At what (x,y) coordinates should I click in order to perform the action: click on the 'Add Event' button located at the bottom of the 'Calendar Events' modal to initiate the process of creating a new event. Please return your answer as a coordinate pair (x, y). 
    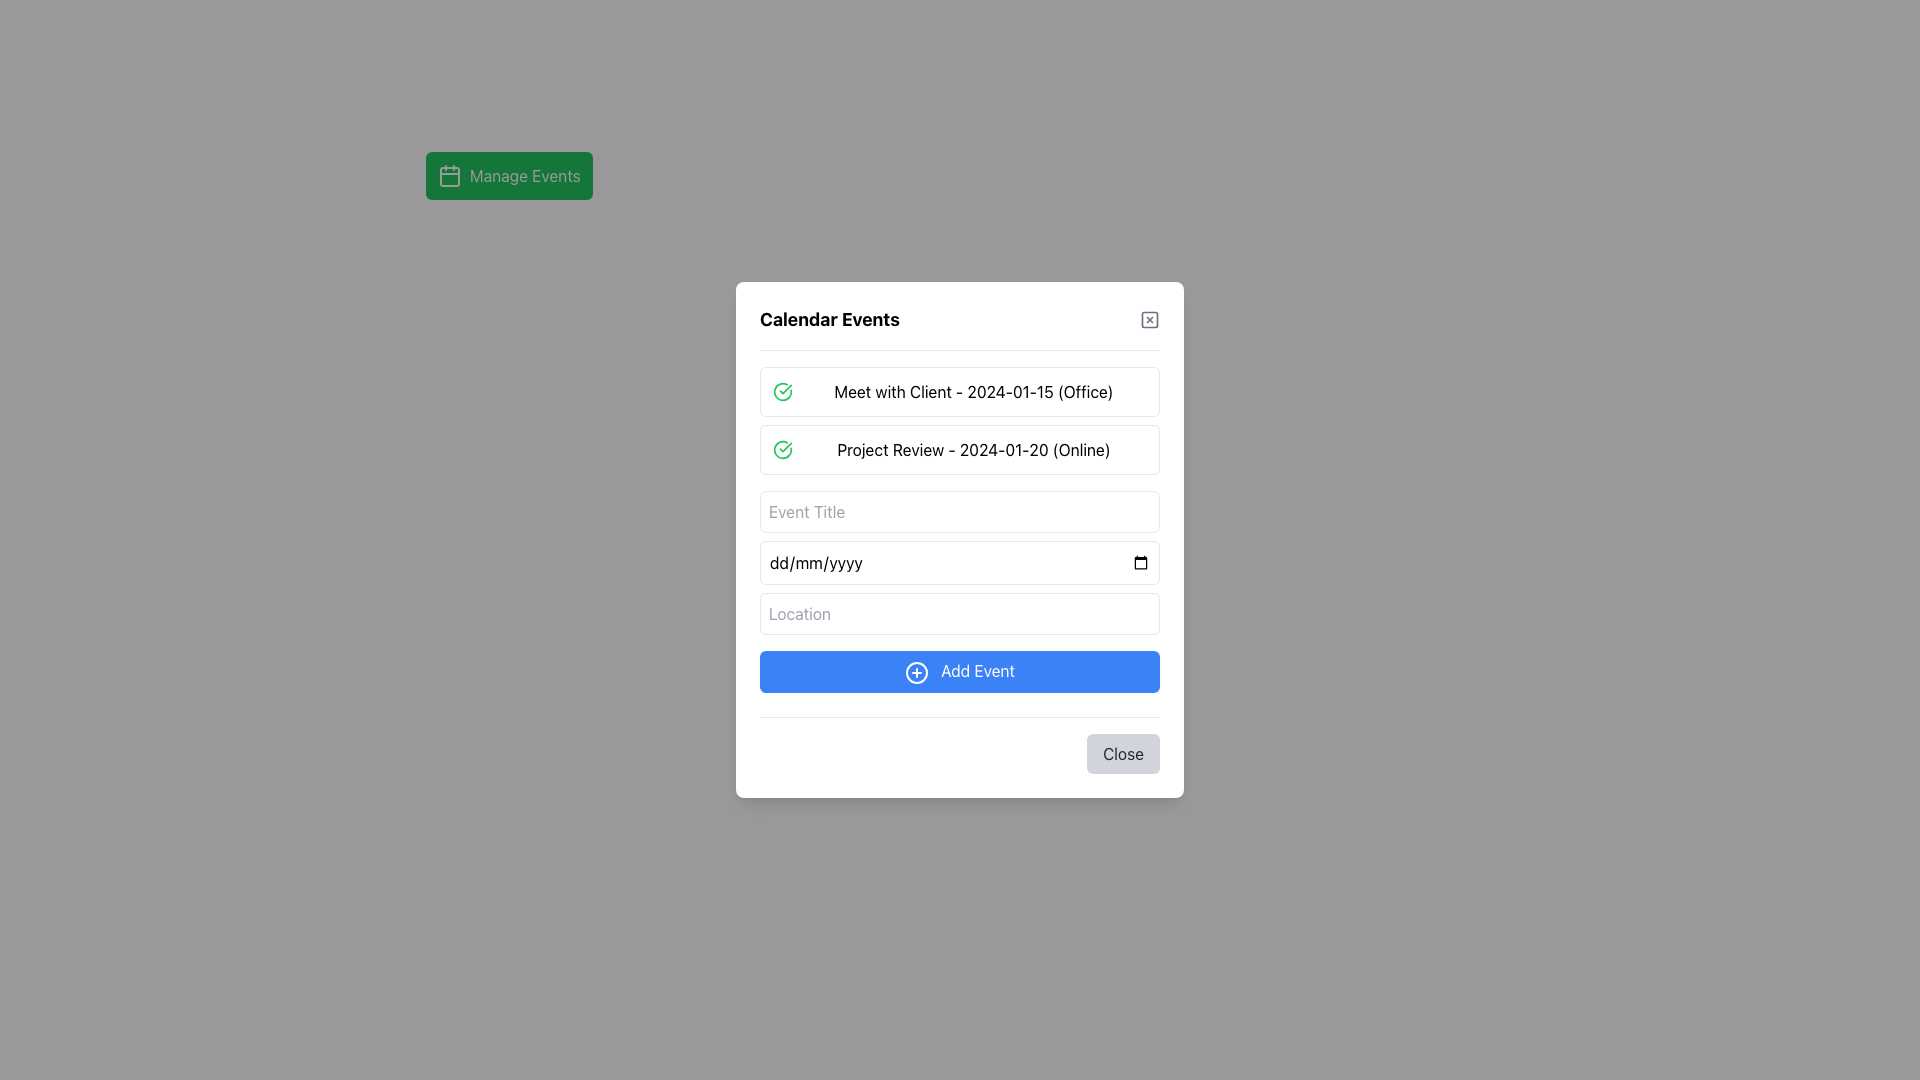
    Looking at the image, I should click on (960, 671).